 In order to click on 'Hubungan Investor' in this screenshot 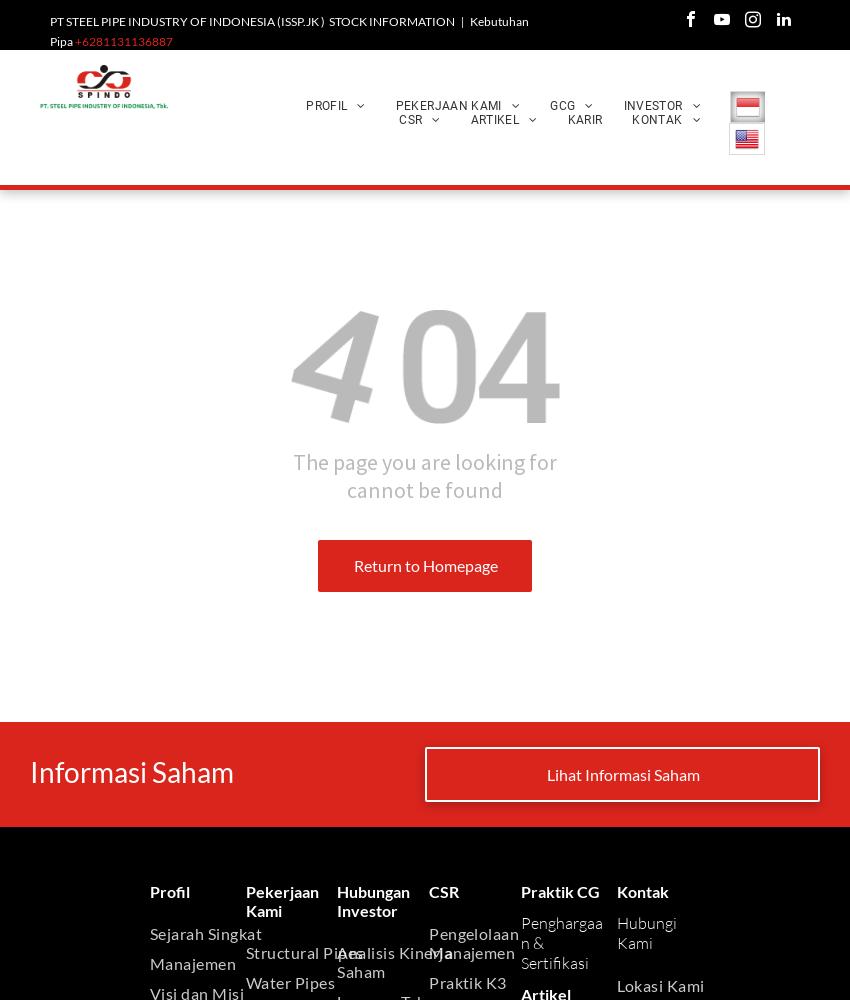, I will do `click(372, 900)`.